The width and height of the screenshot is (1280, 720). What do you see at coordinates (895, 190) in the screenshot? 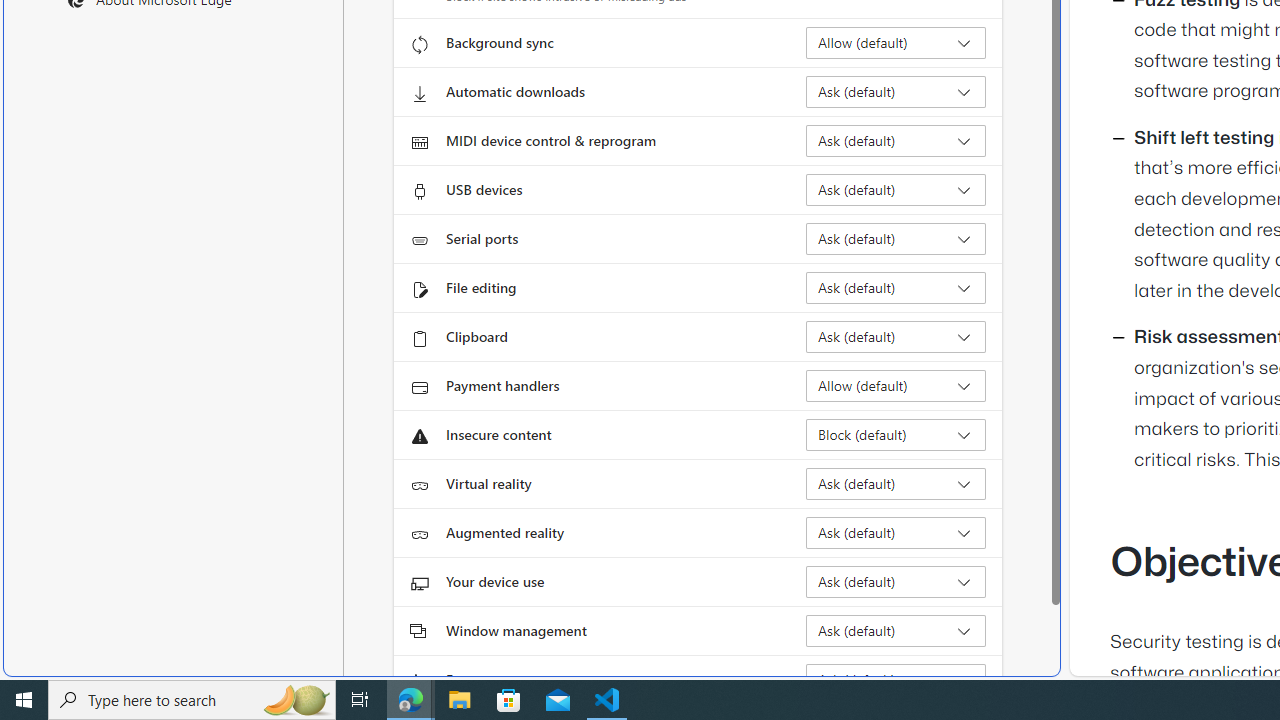
I see `'USB devices Ask (default)'` at bounding box center [895, 190].